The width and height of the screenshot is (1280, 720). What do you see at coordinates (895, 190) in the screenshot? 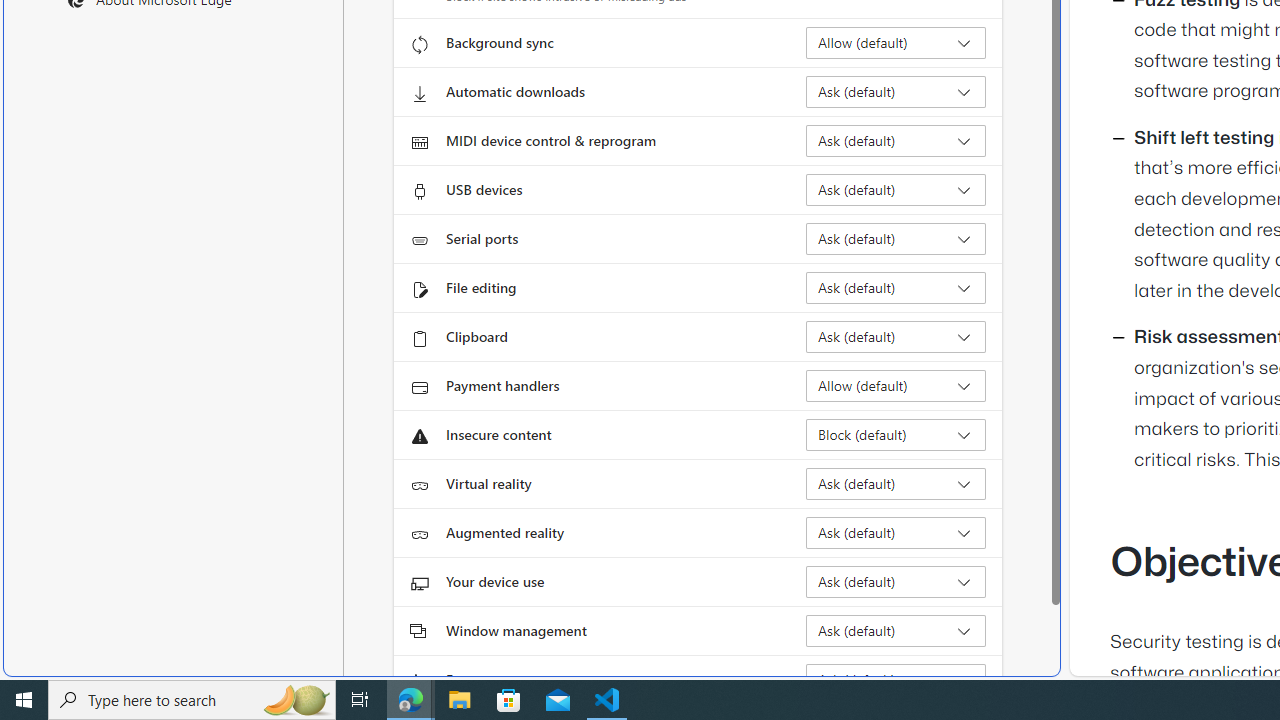
I see `'USB devices Ask (default)'` at bounding box center [895, 190].